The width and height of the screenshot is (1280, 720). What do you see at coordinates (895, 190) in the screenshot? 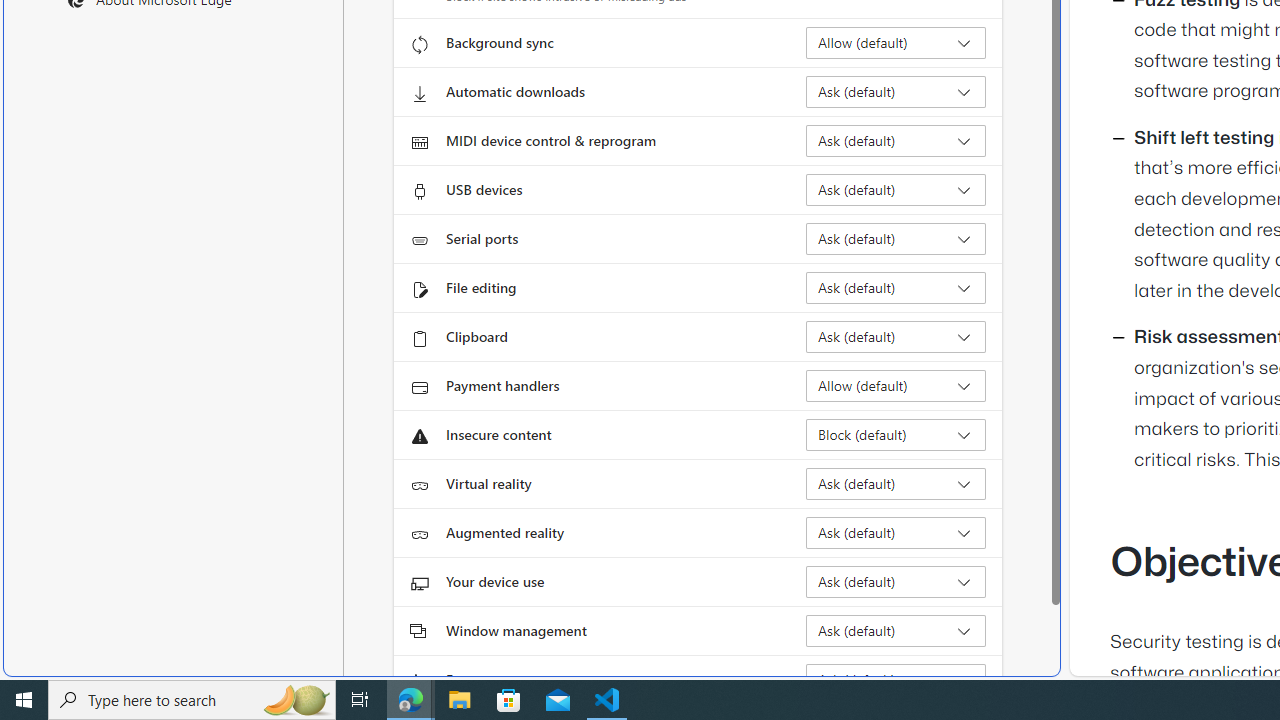
I see `'USB devices Ask (default)'` at bounding box center [895, 190].